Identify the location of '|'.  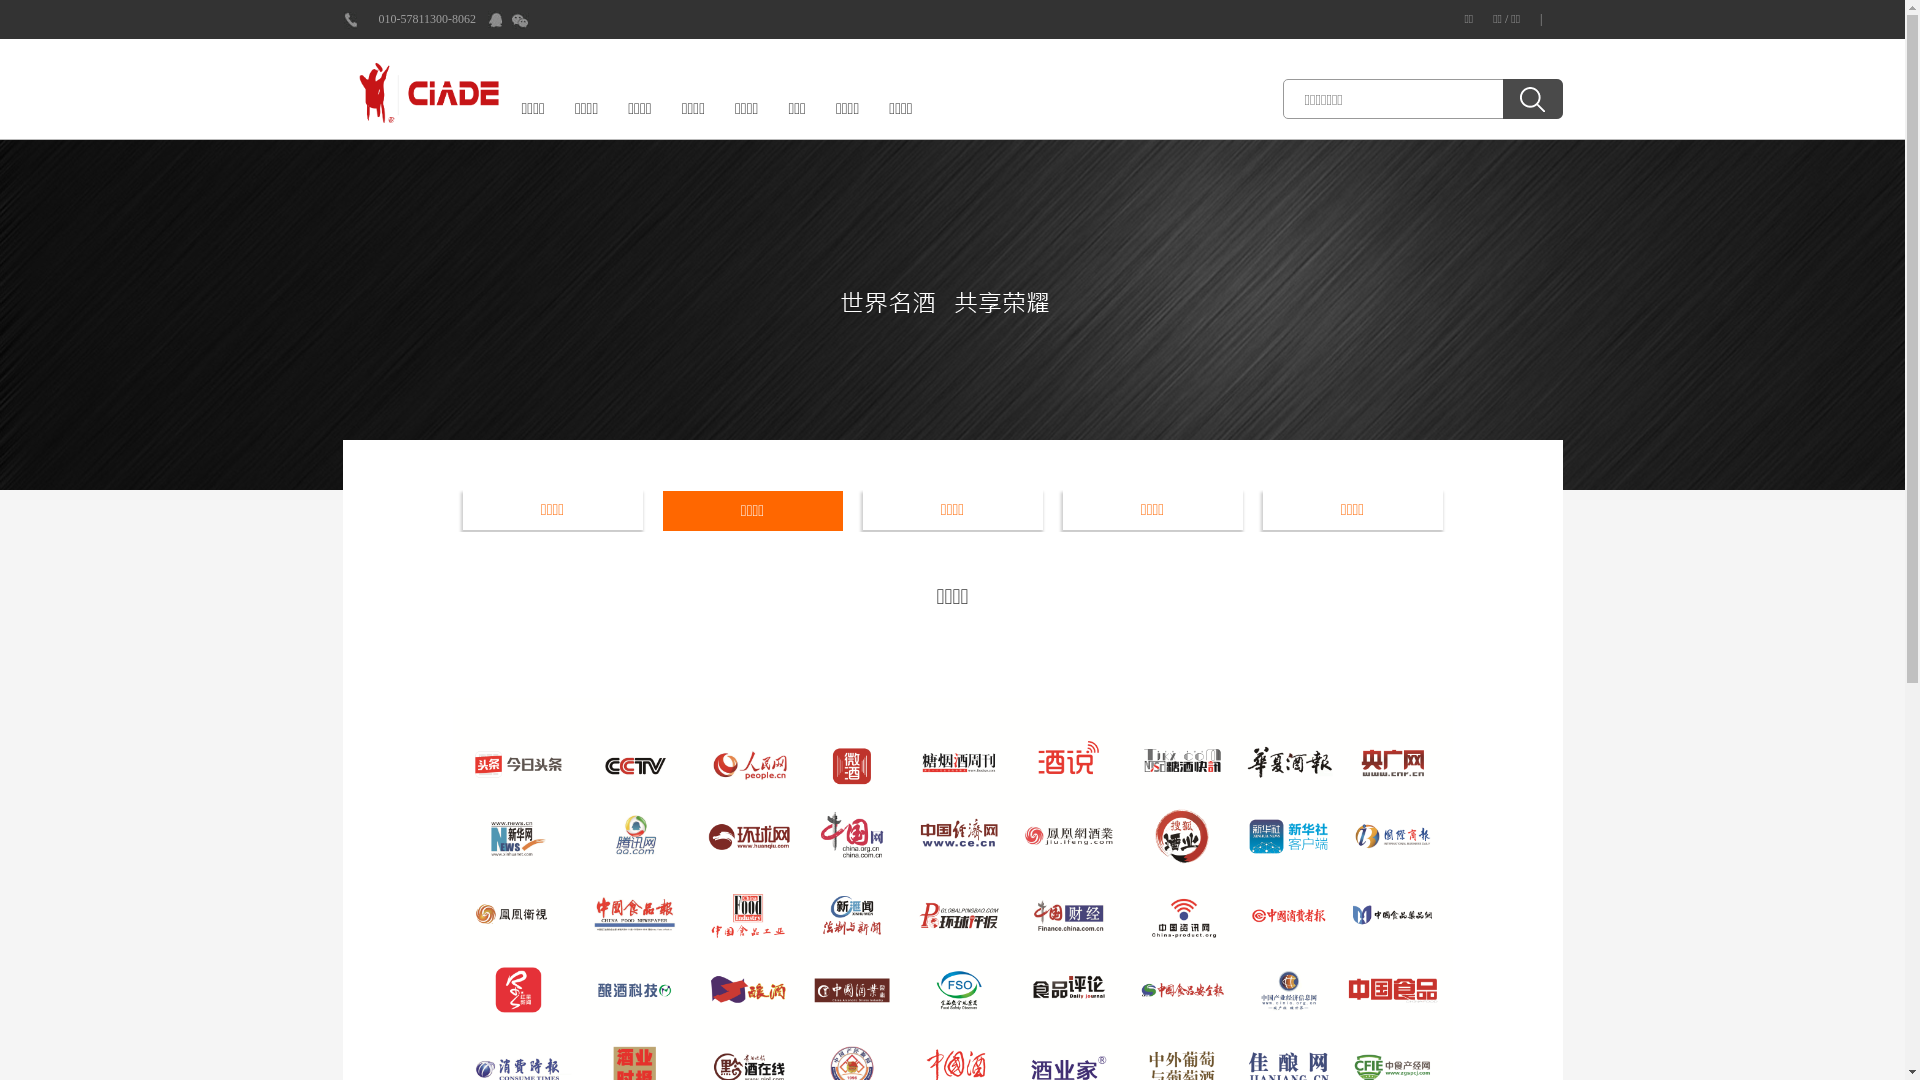
(1539, 19).